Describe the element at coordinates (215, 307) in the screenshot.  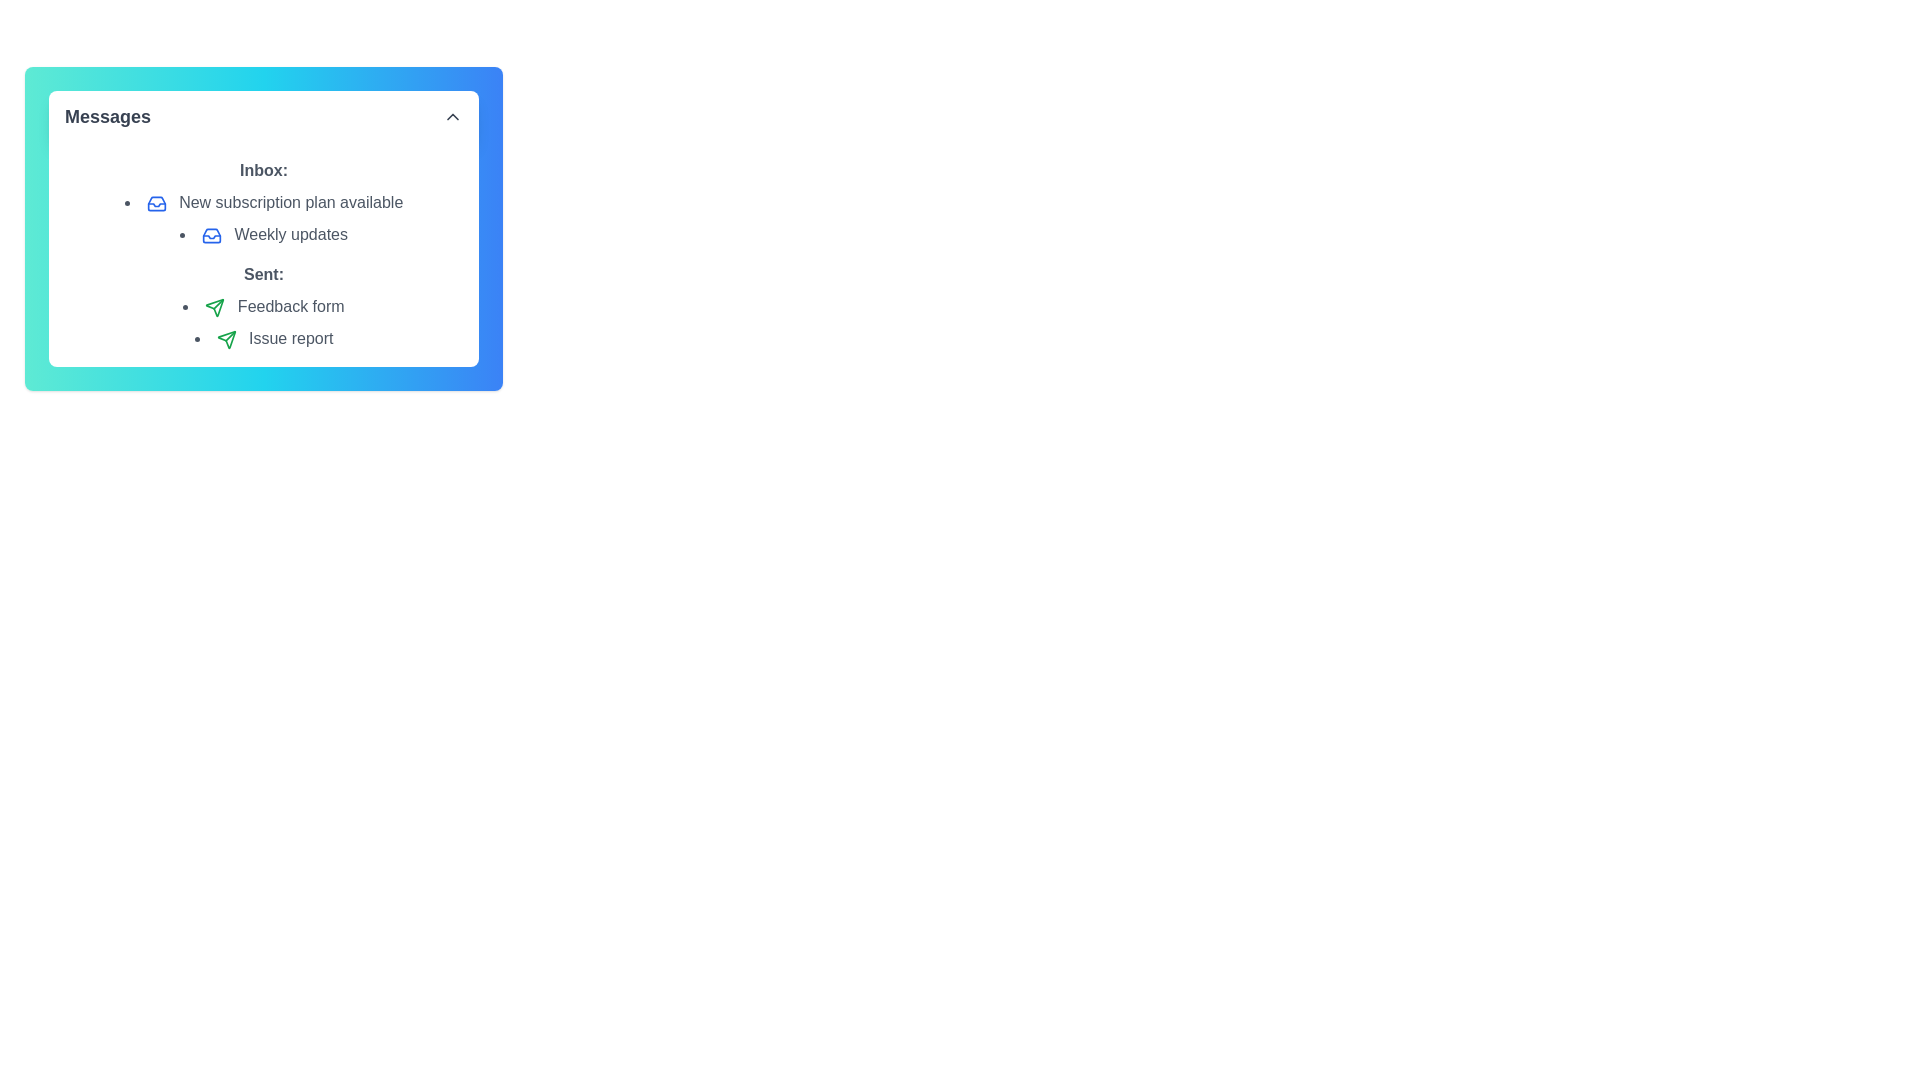
I see `the stylized green paper airplane icon located in the bottom-right quadrant of the 'Messages' card, under the 'Sent' section next to the 'Issue report' label` at that location.